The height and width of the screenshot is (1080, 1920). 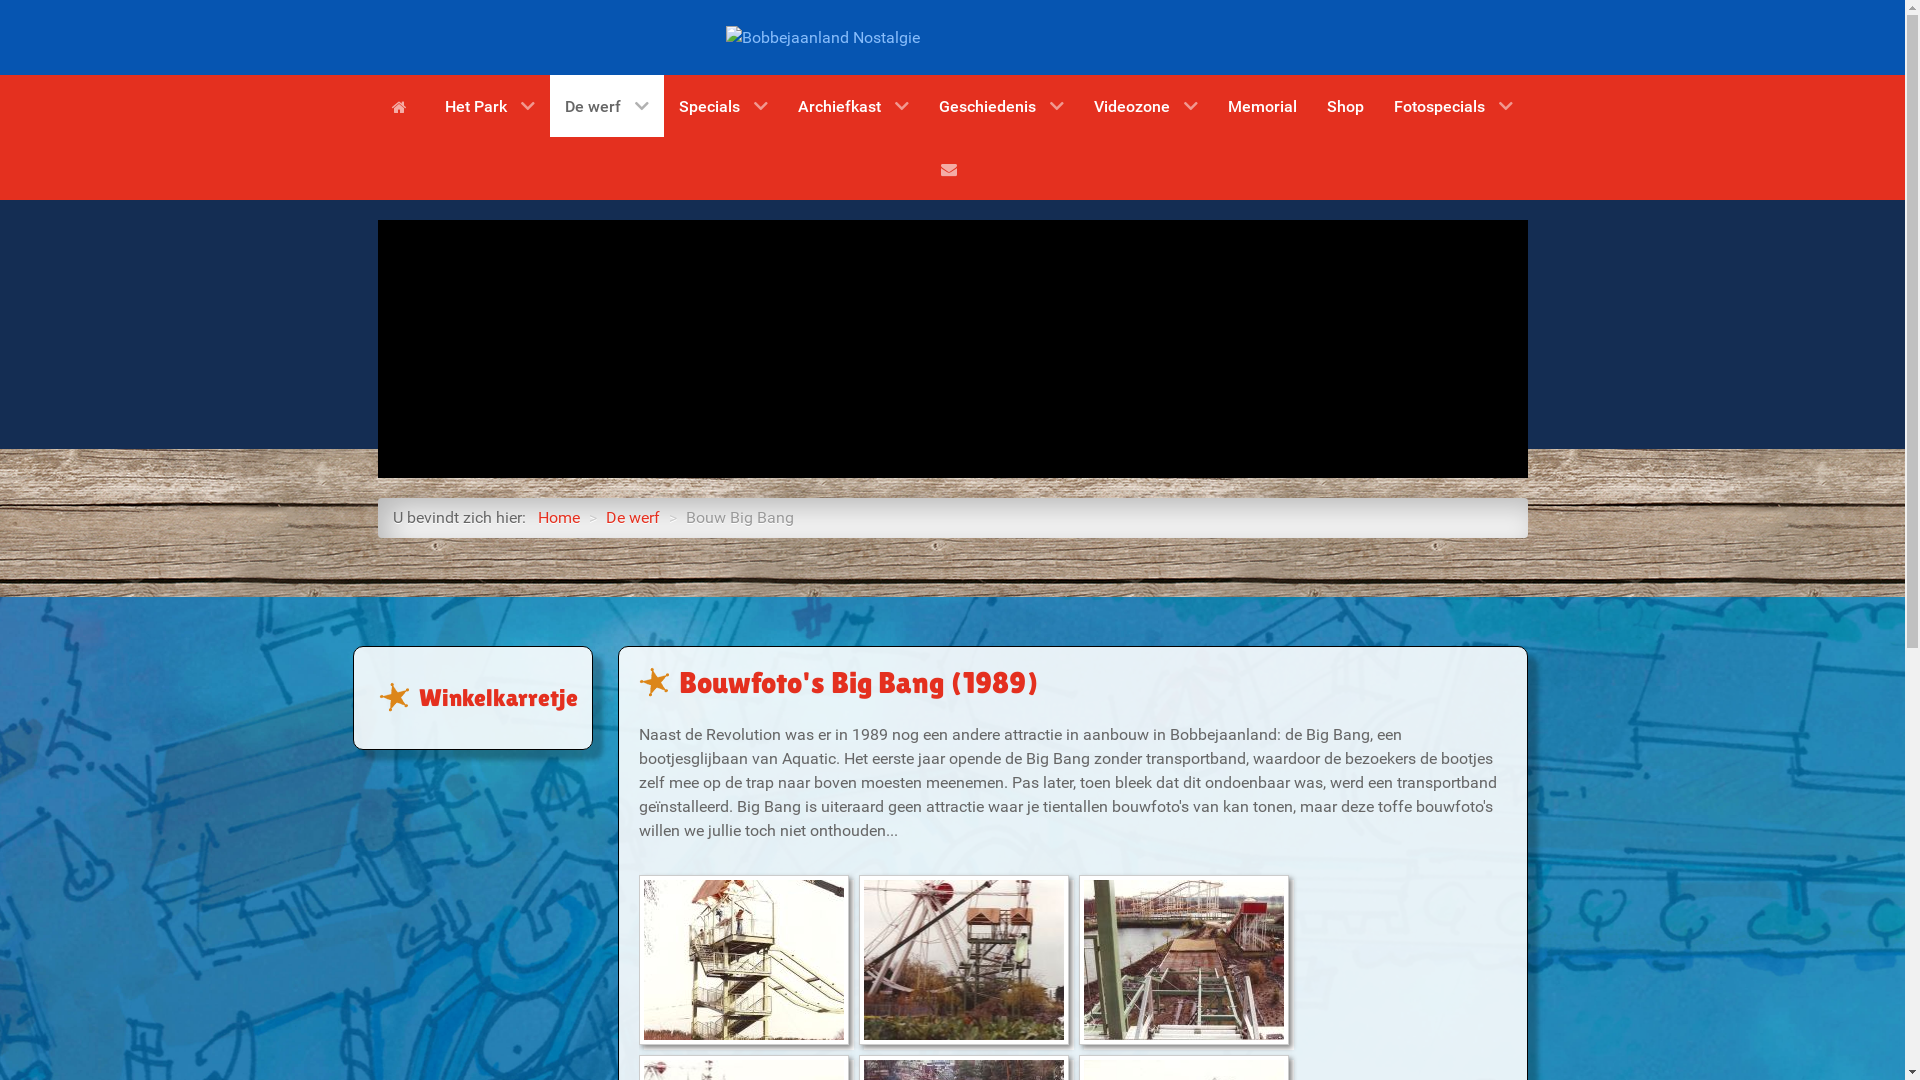 What do you see at coordinates (1345, 105) in the screenshot?
I see `'Shop'` at bounding box center [1345, 105].